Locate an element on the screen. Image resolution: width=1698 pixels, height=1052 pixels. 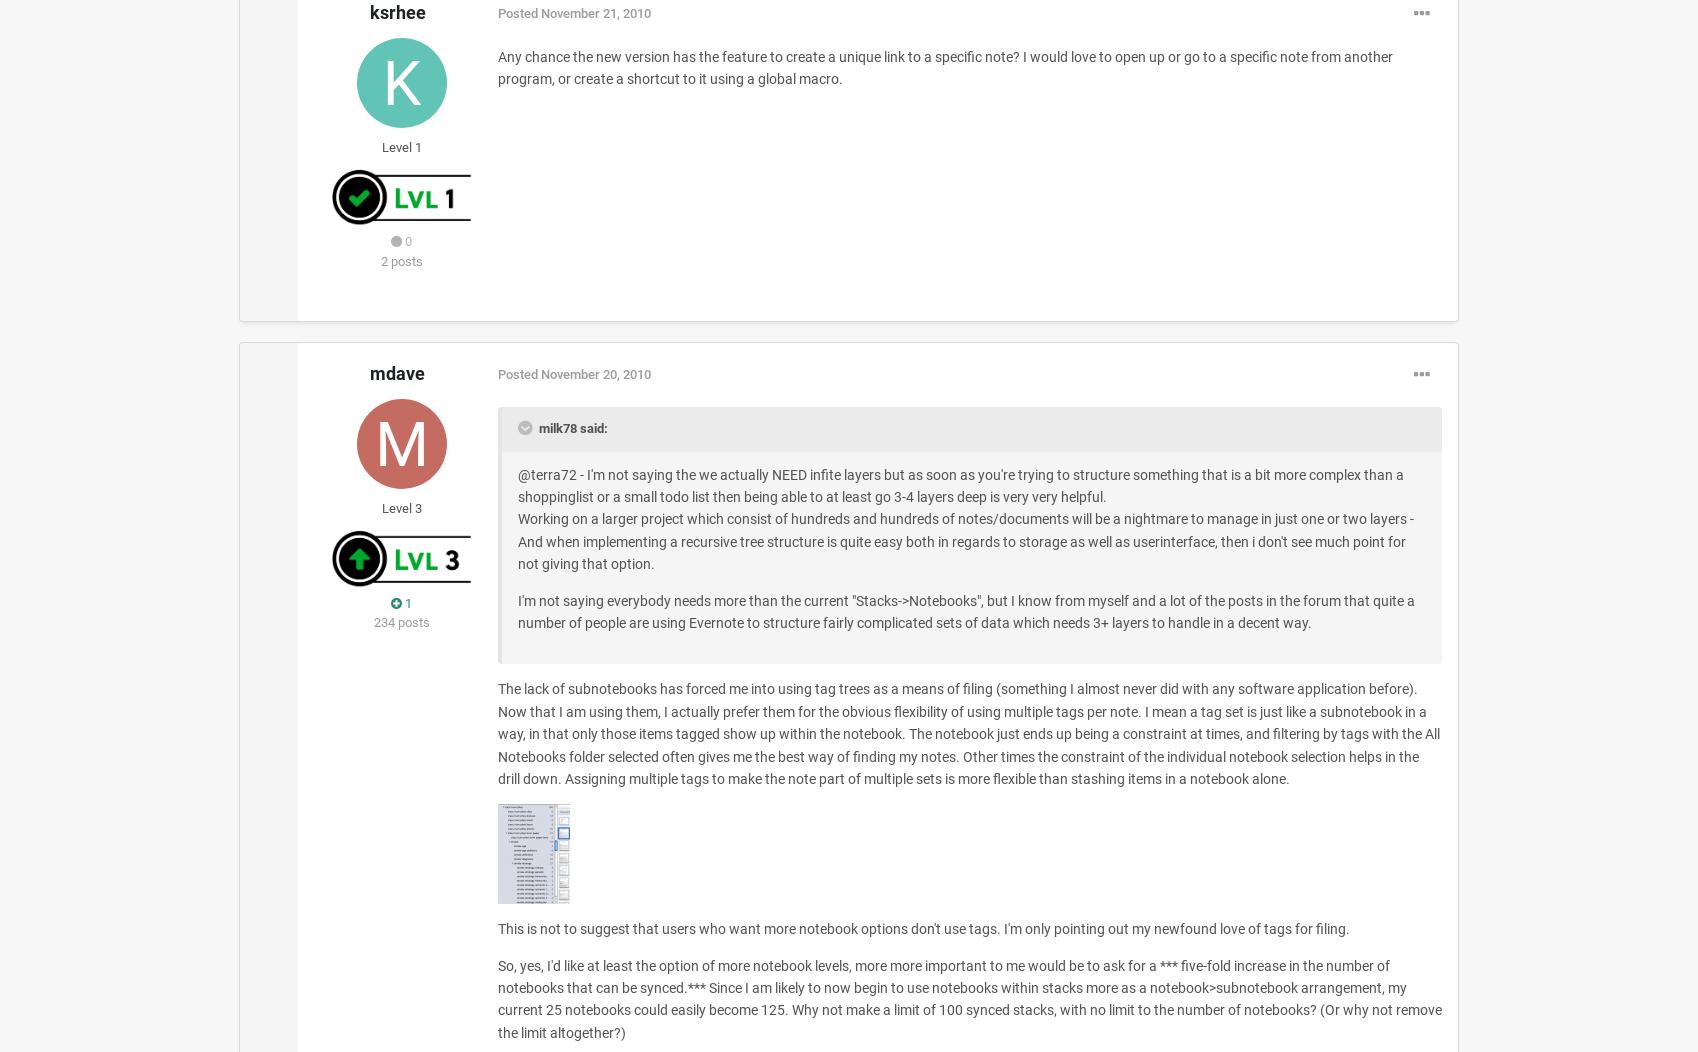
'Working on a larger project which consist of hundreds and hundreds of notes/documents will be a nightmare to manage in just one or two layers - And when implementing a recursive tree structure is quite easy both in regards to storage as well as userinterface, then i don't see much point for not giving that option.' is located at coordinates (963, 541).